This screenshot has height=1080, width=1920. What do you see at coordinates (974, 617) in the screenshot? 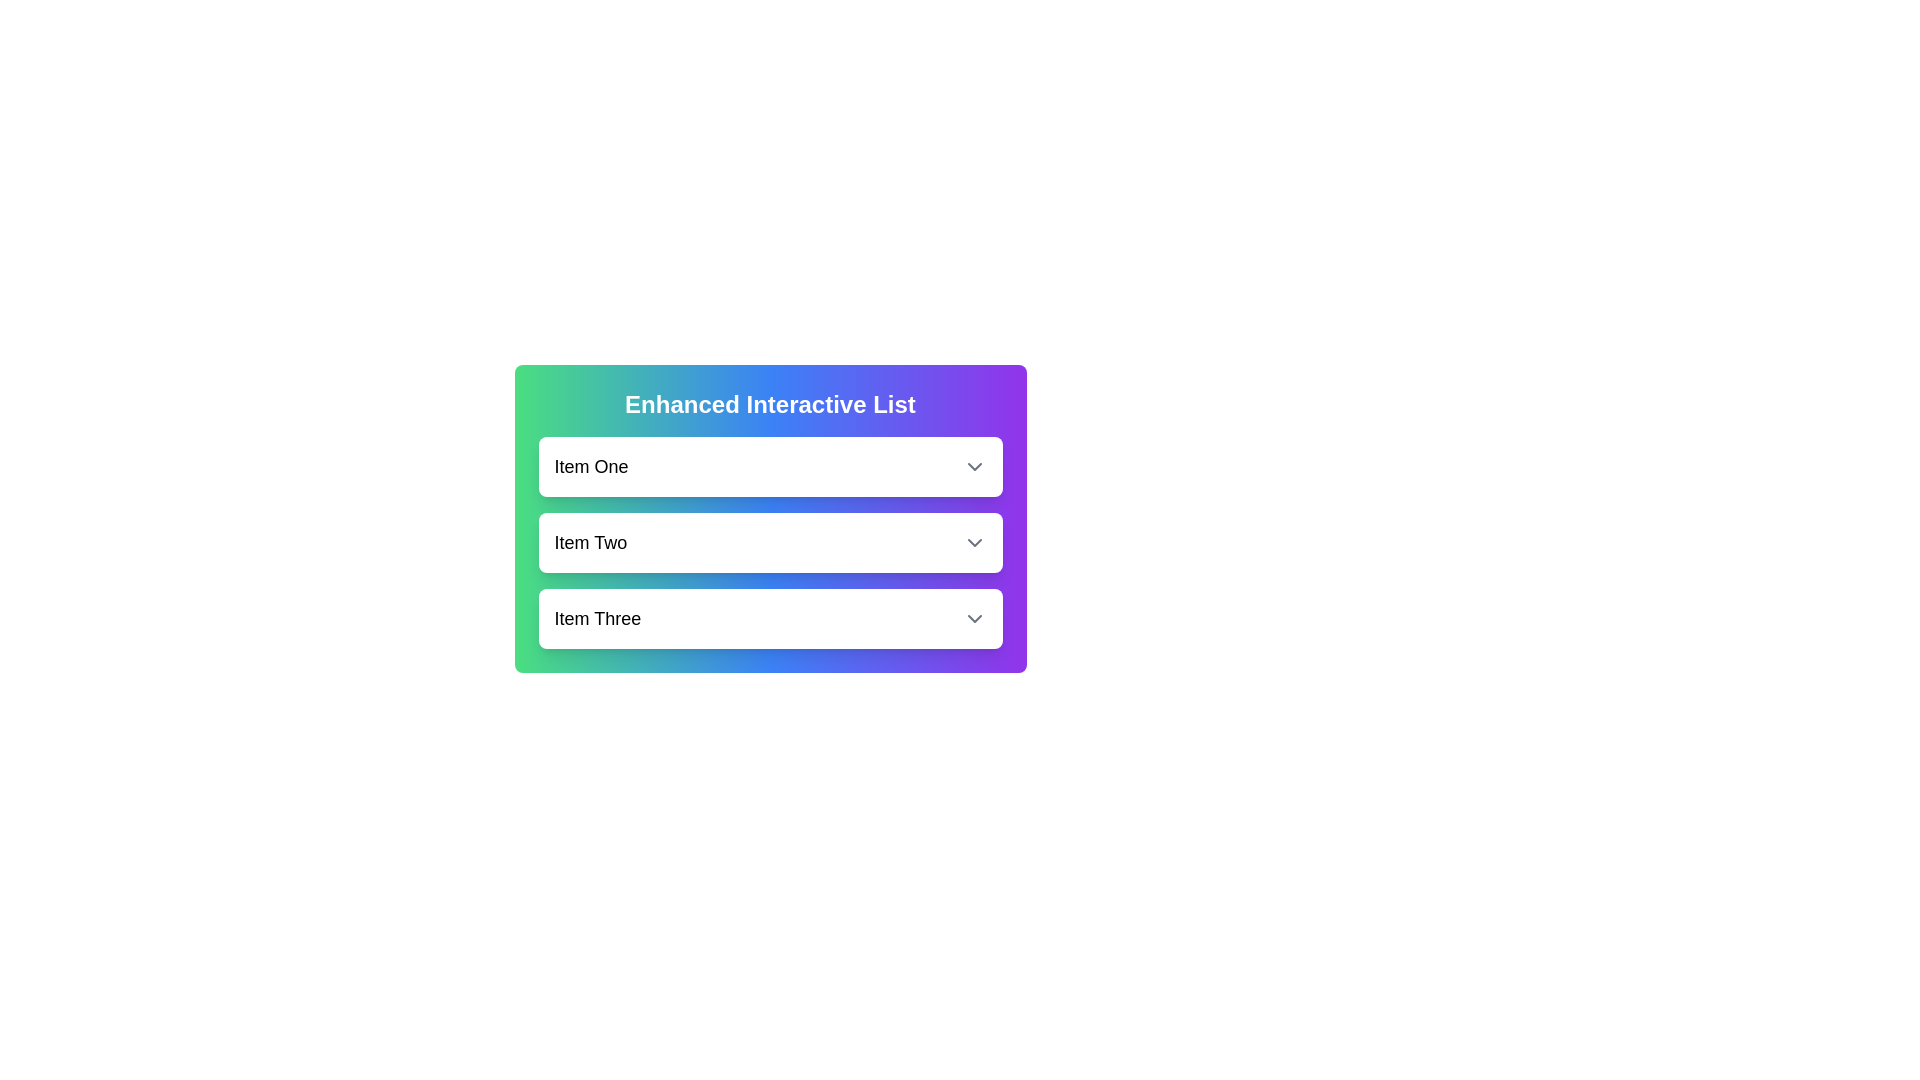
I see `the dropdown icon located on the right-hand side of the 'Item Three' row` at bounding box center [974, 617].